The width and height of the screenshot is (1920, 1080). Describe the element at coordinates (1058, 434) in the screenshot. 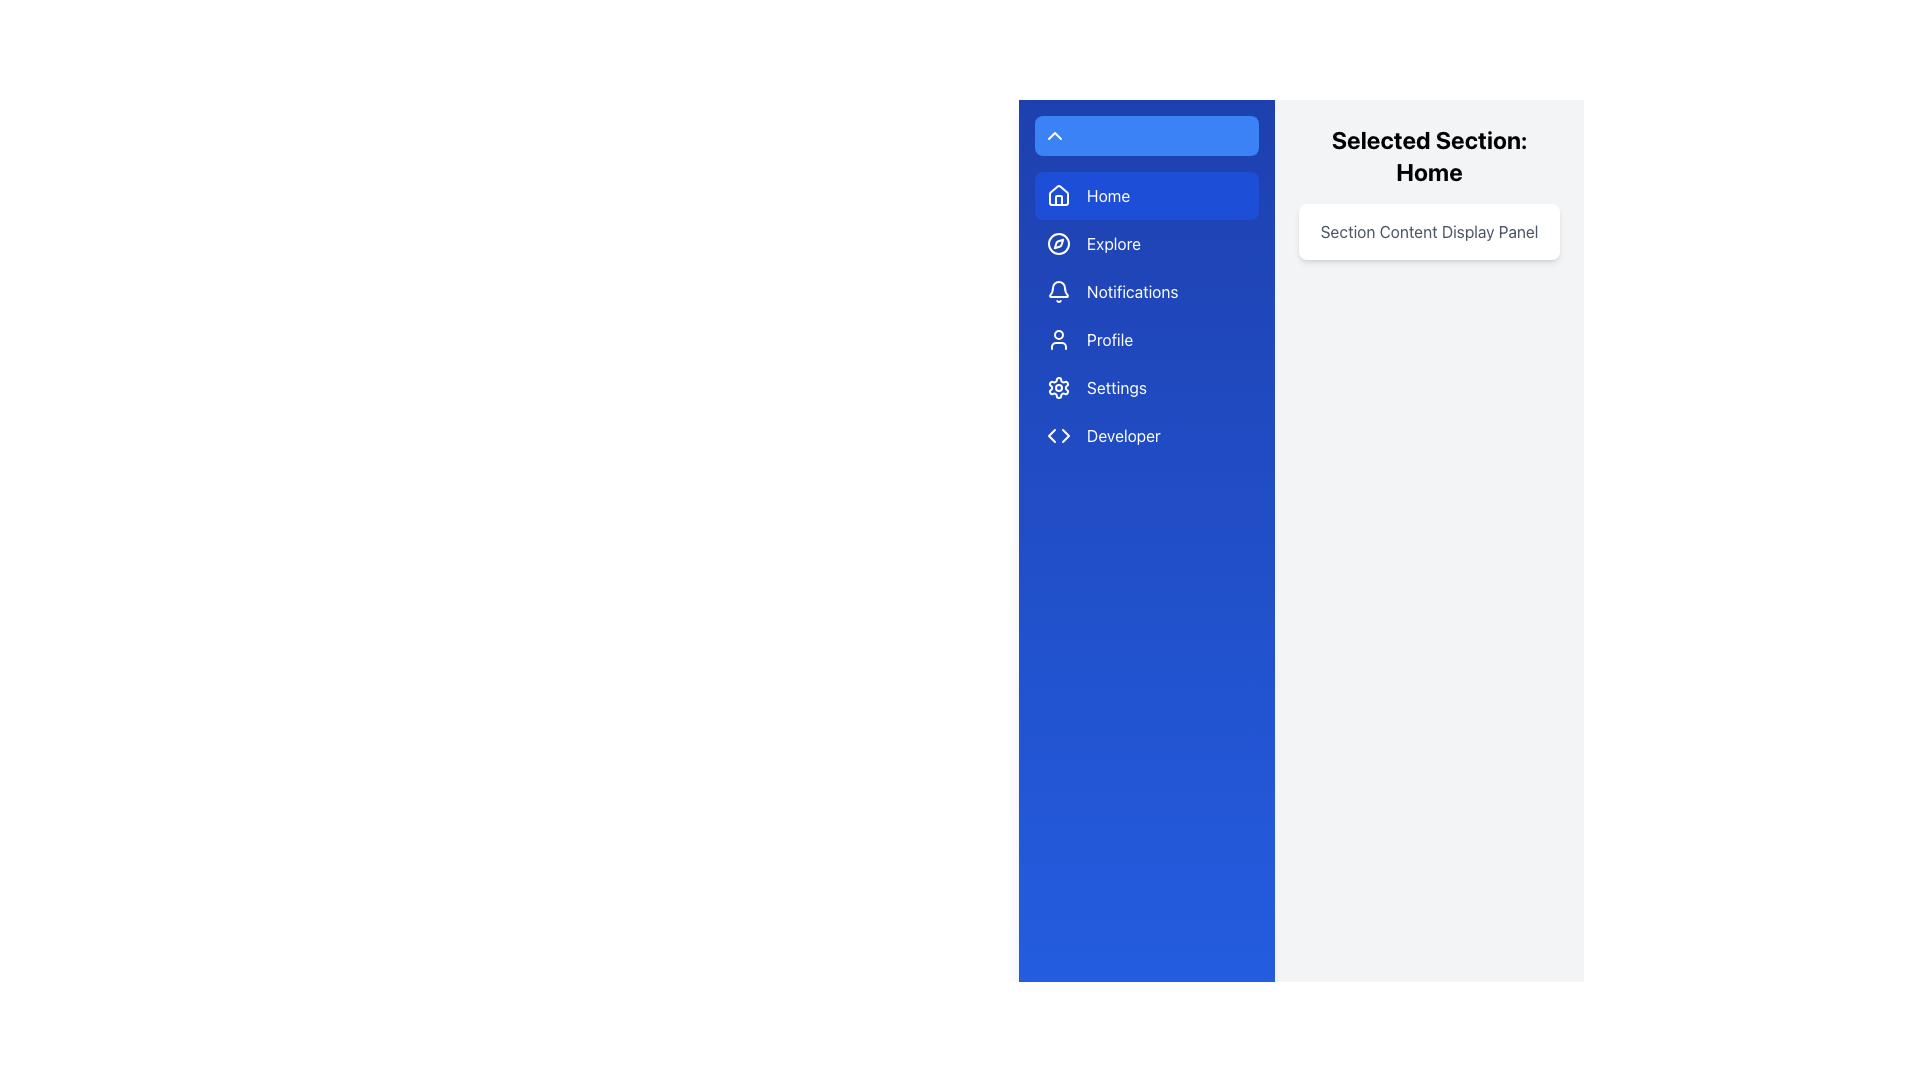

I see `the 'Developer' icon in the sidebar navigation menu, which visually represents the 'Developer' section and is left-aligned with its accompanying text` at that location.